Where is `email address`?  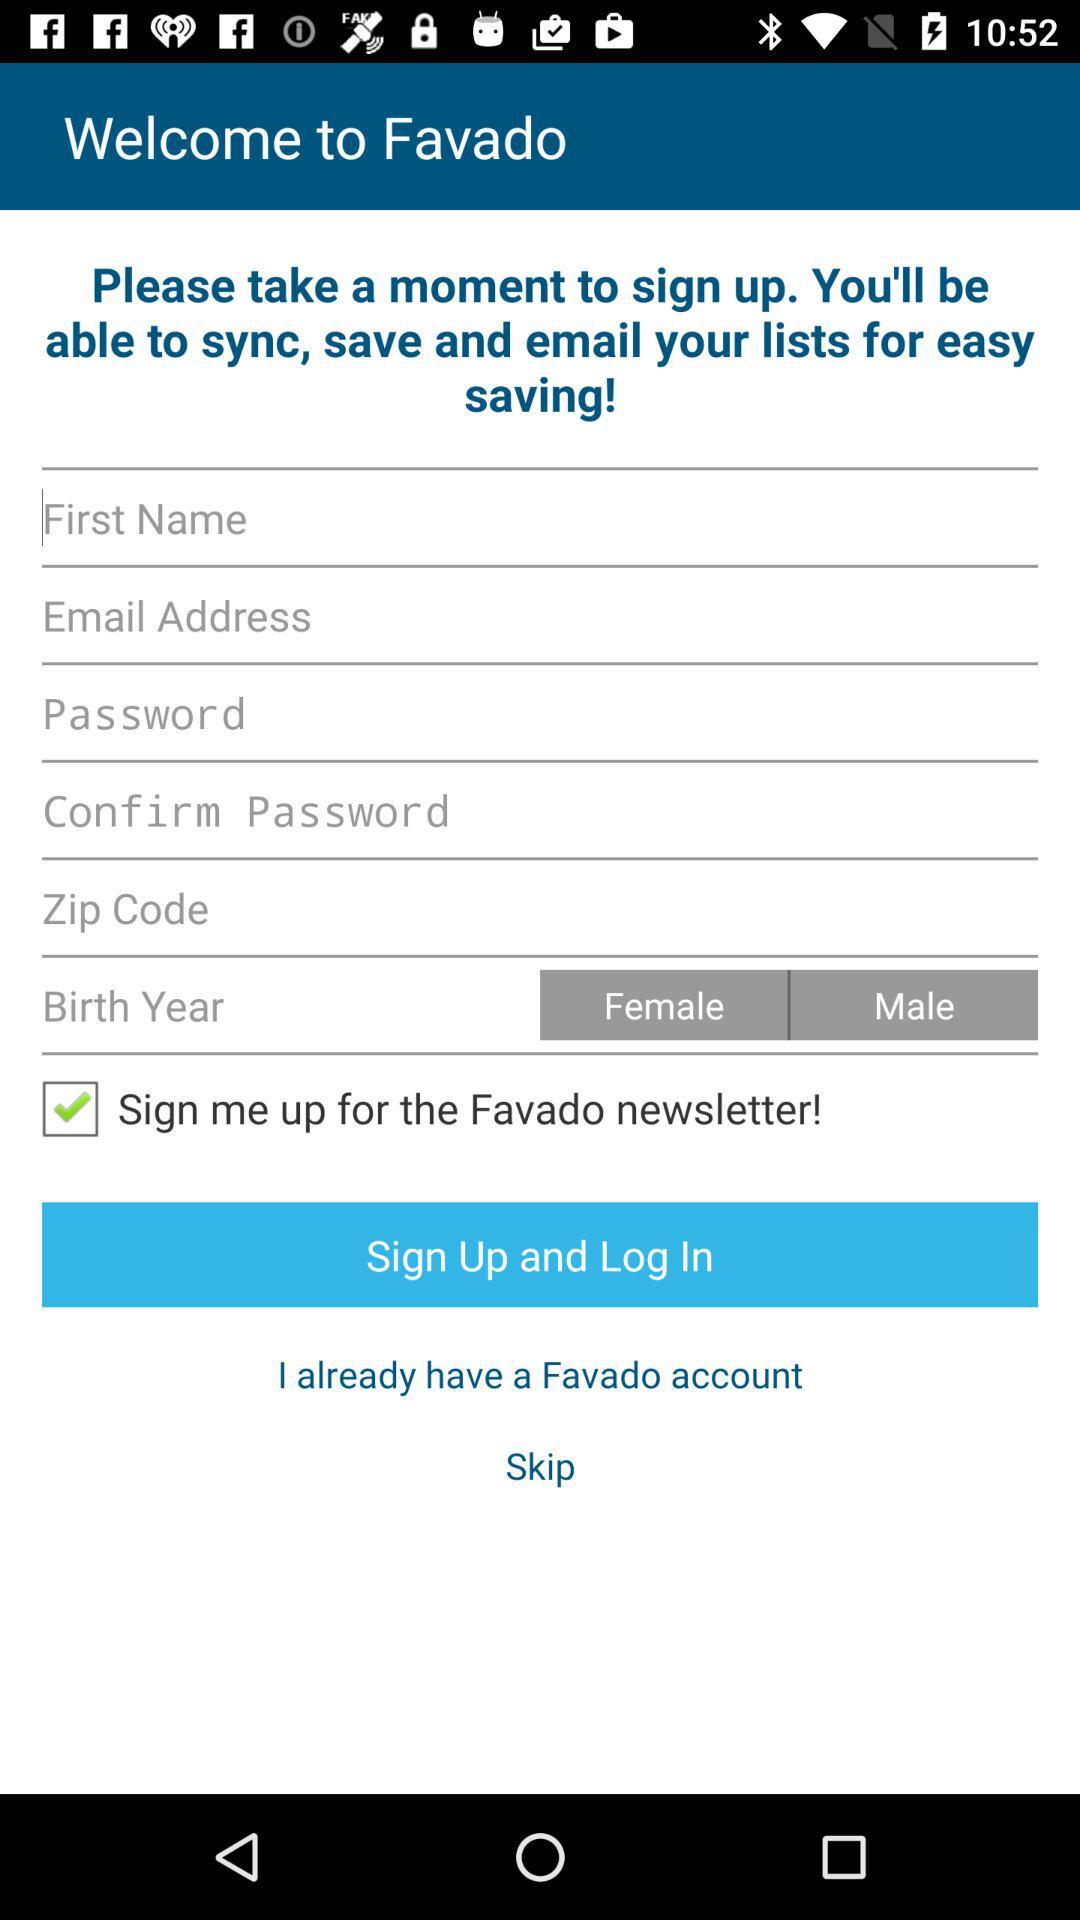
email address is located at coordinates (540, 613).